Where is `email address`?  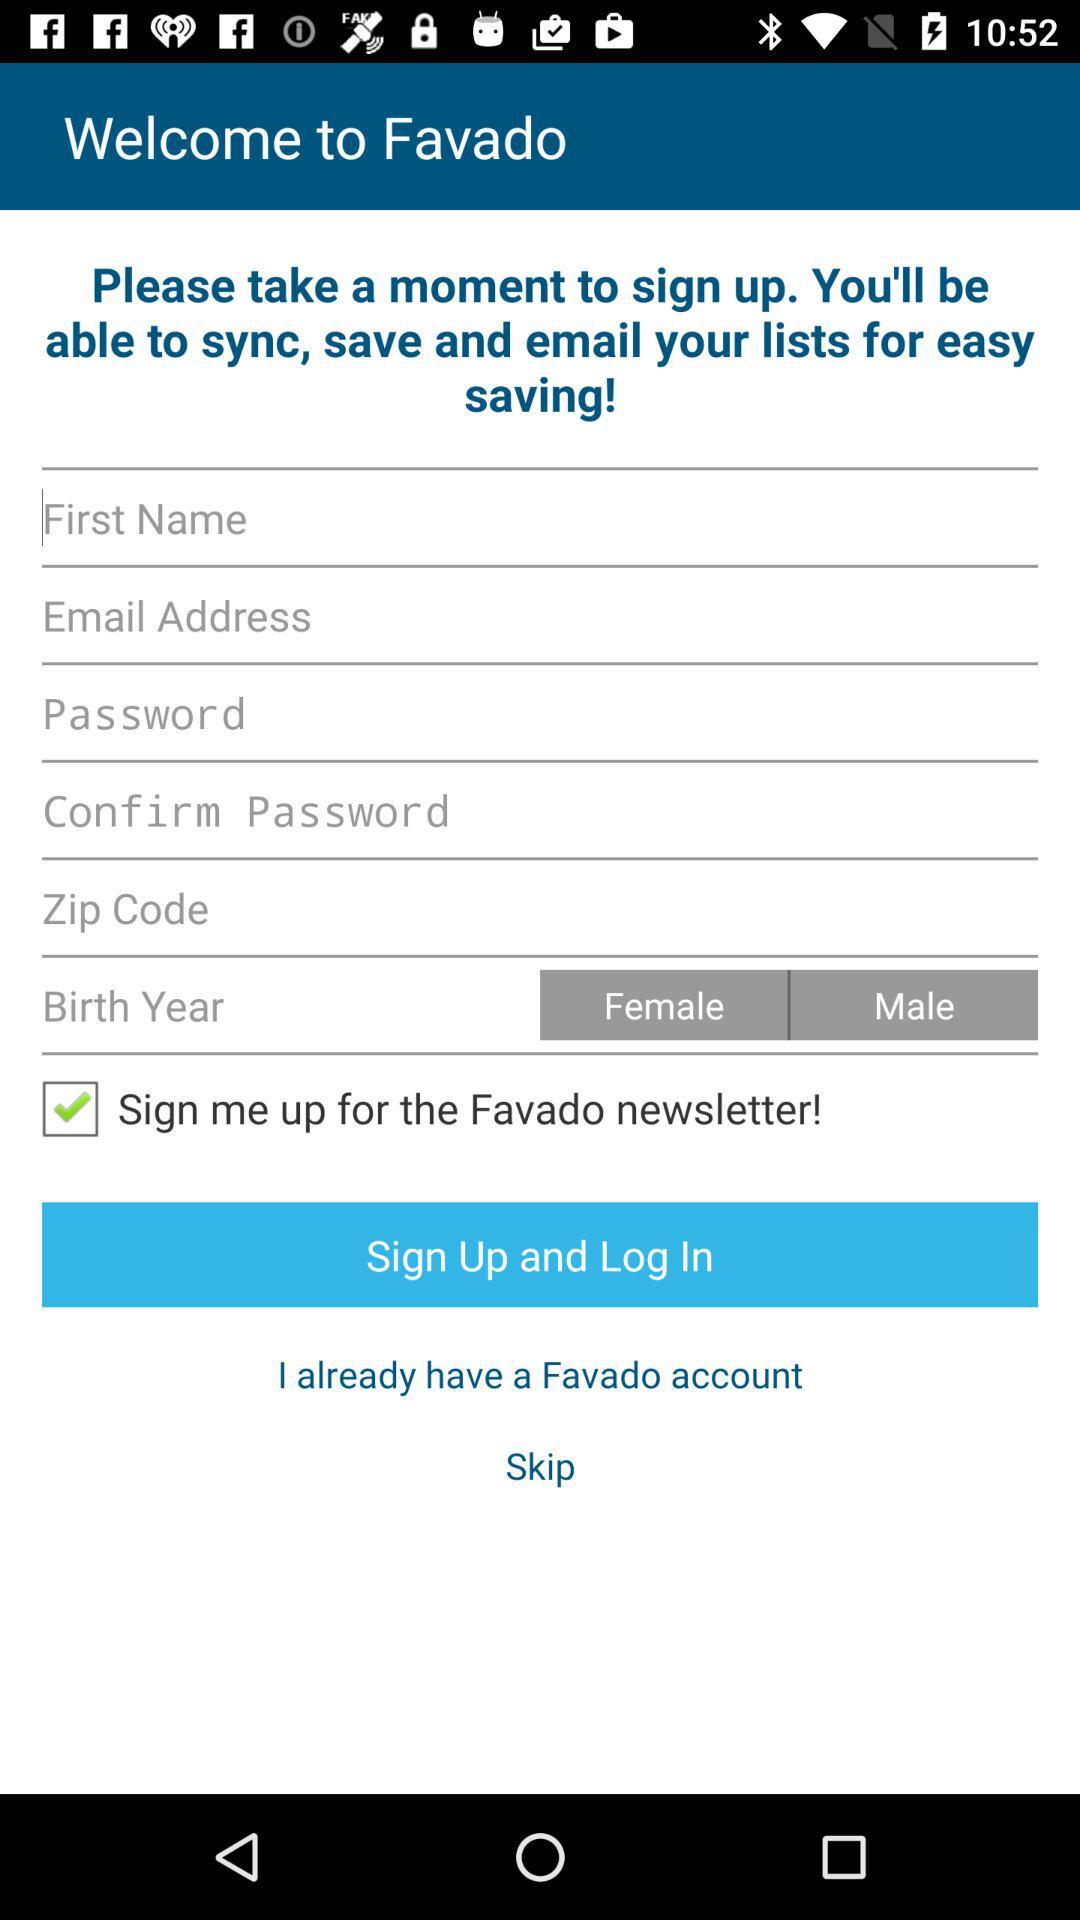
email address is located at coordinates (540, 613).